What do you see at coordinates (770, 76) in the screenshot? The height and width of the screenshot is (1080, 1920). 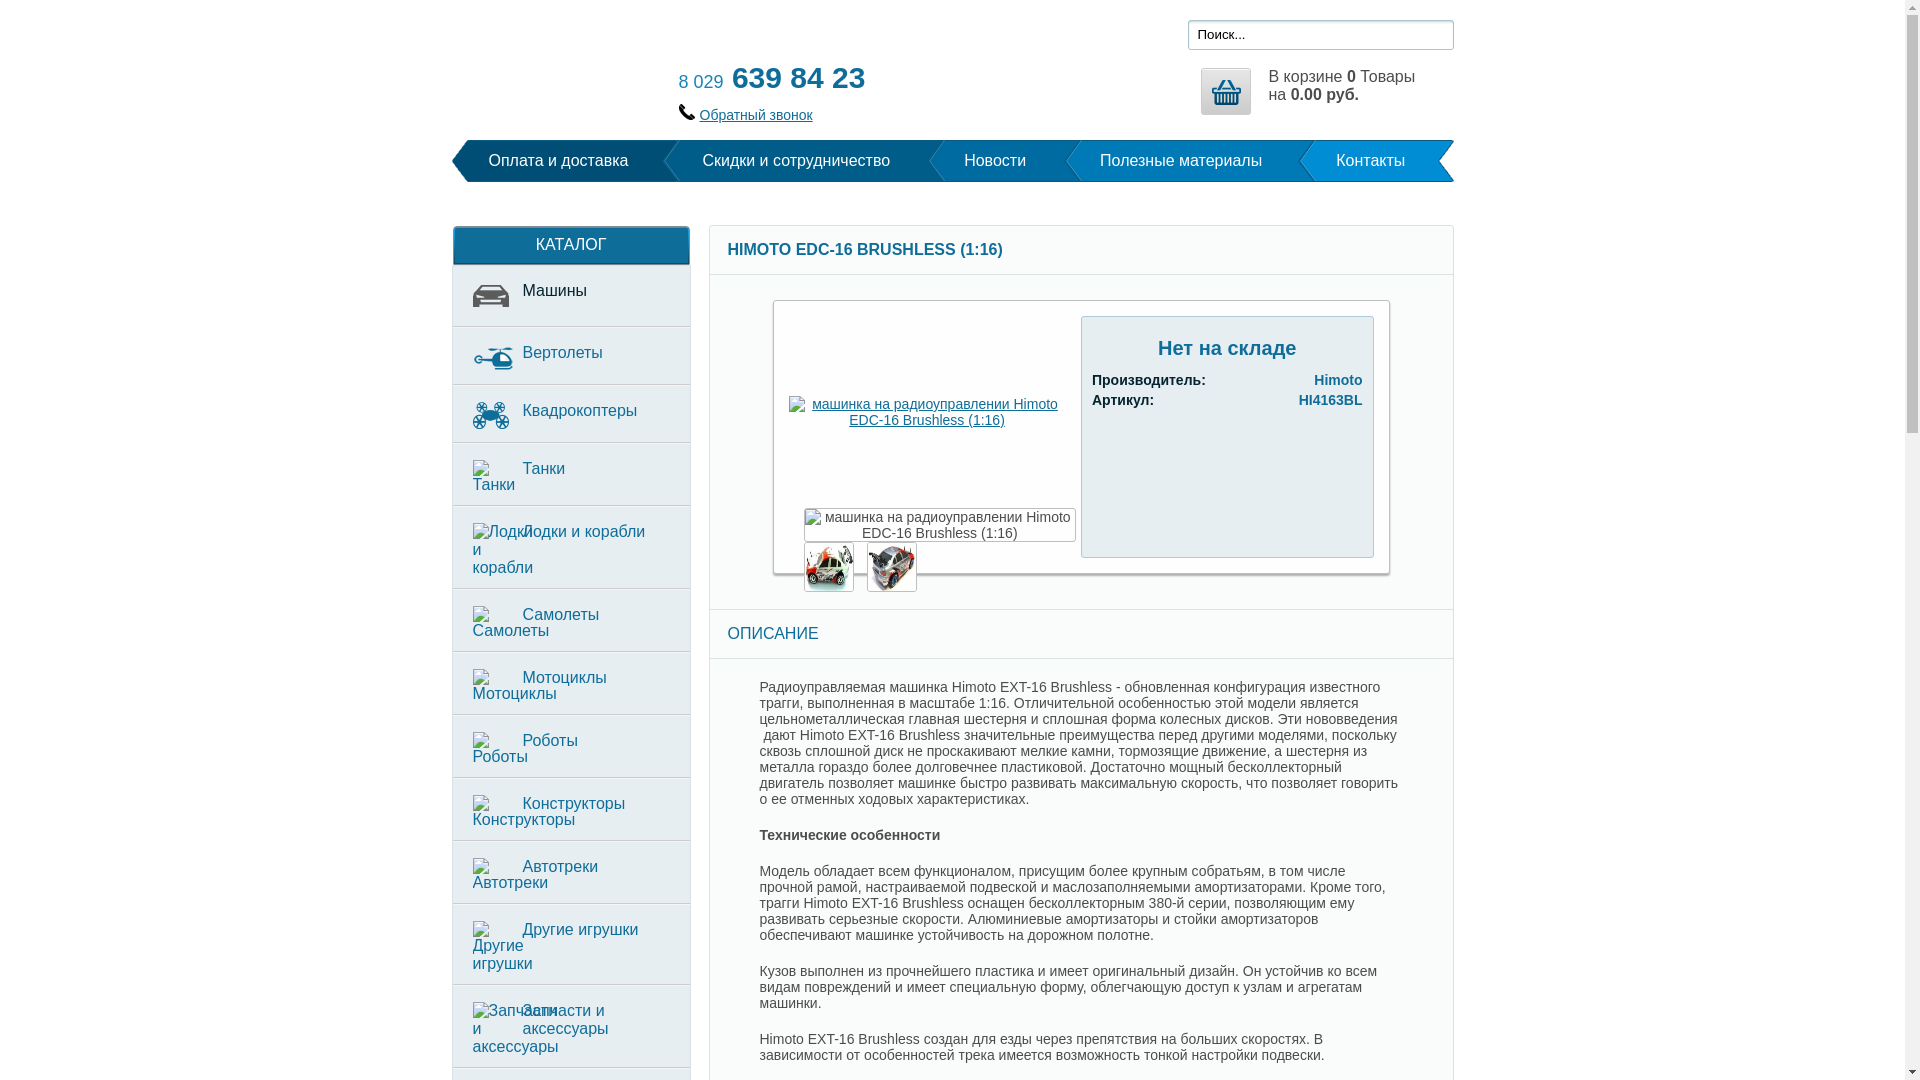 I see `'8 029 639 84 23'` at bounding box center [770, 76].